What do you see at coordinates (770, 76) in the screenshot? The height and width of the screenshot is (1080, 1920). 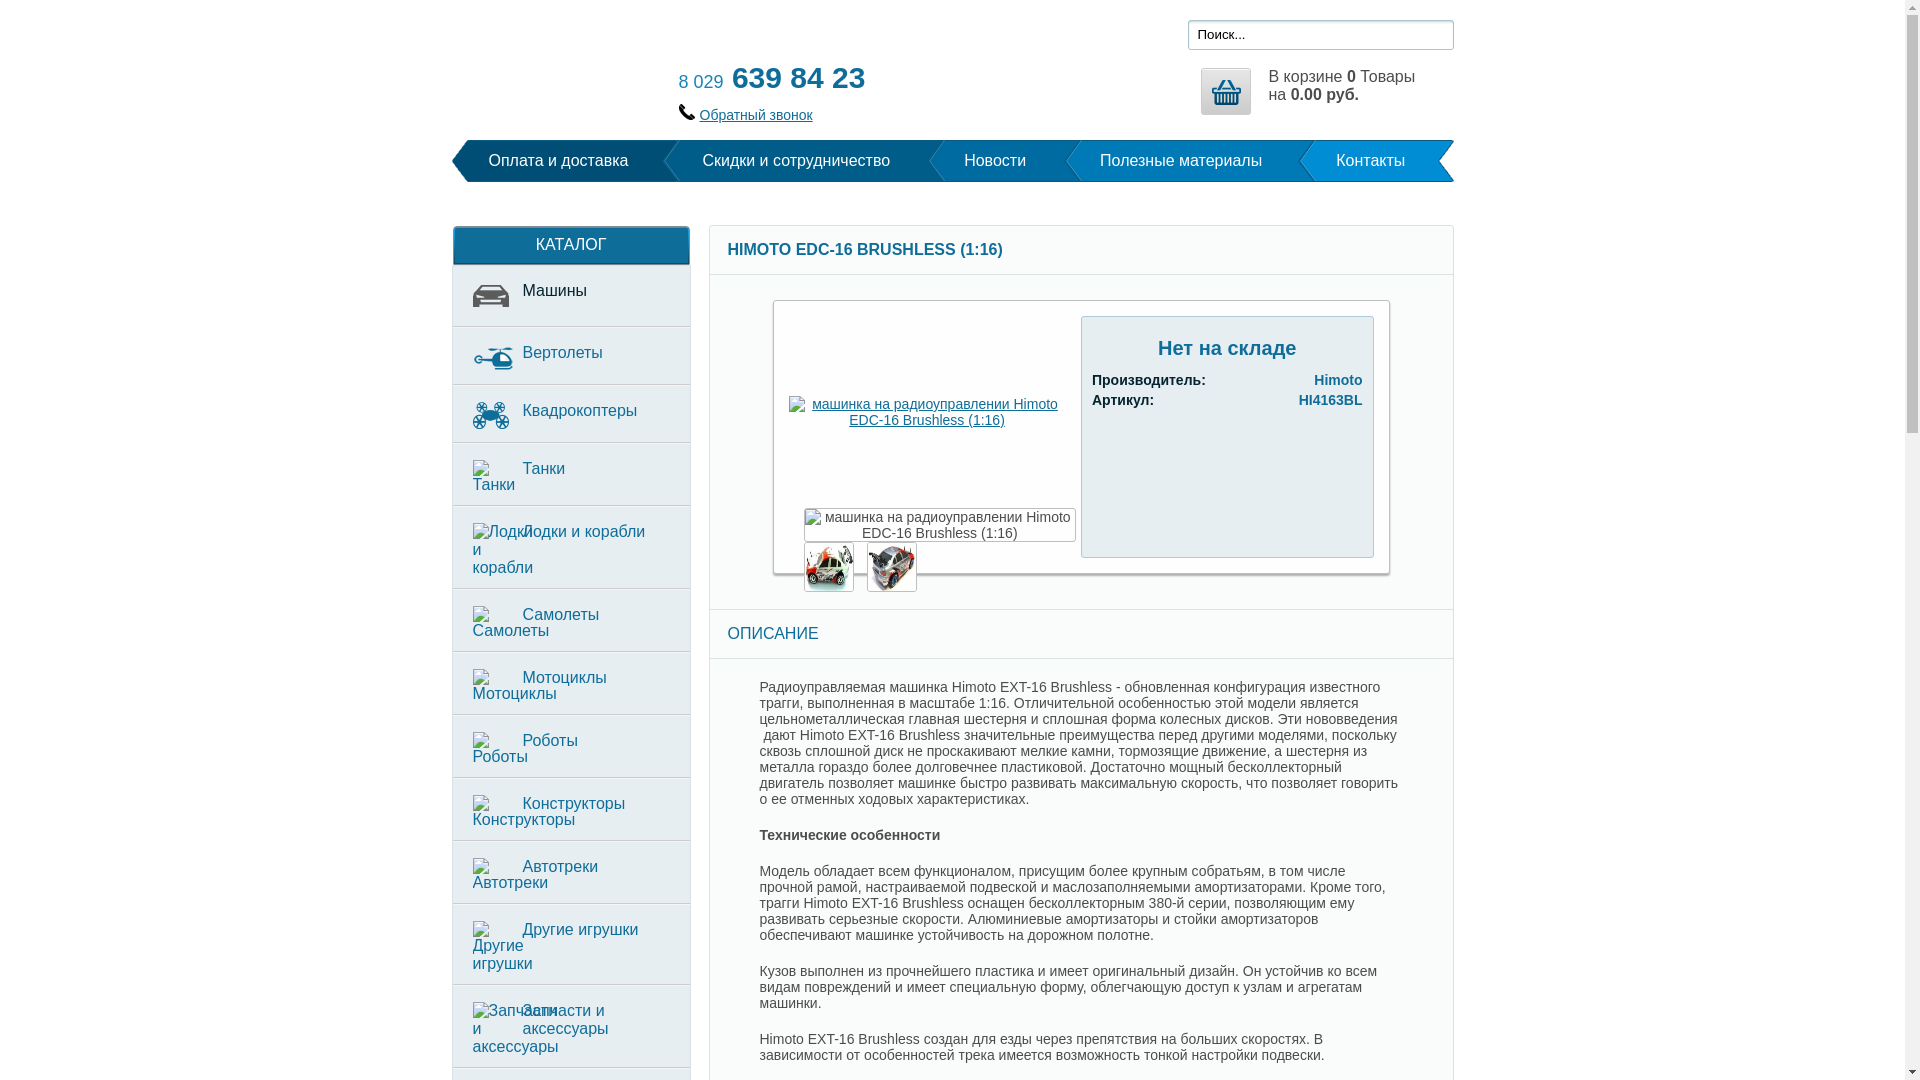 I see `'8 029 639 84 23'` at bounding box center [770, 76].